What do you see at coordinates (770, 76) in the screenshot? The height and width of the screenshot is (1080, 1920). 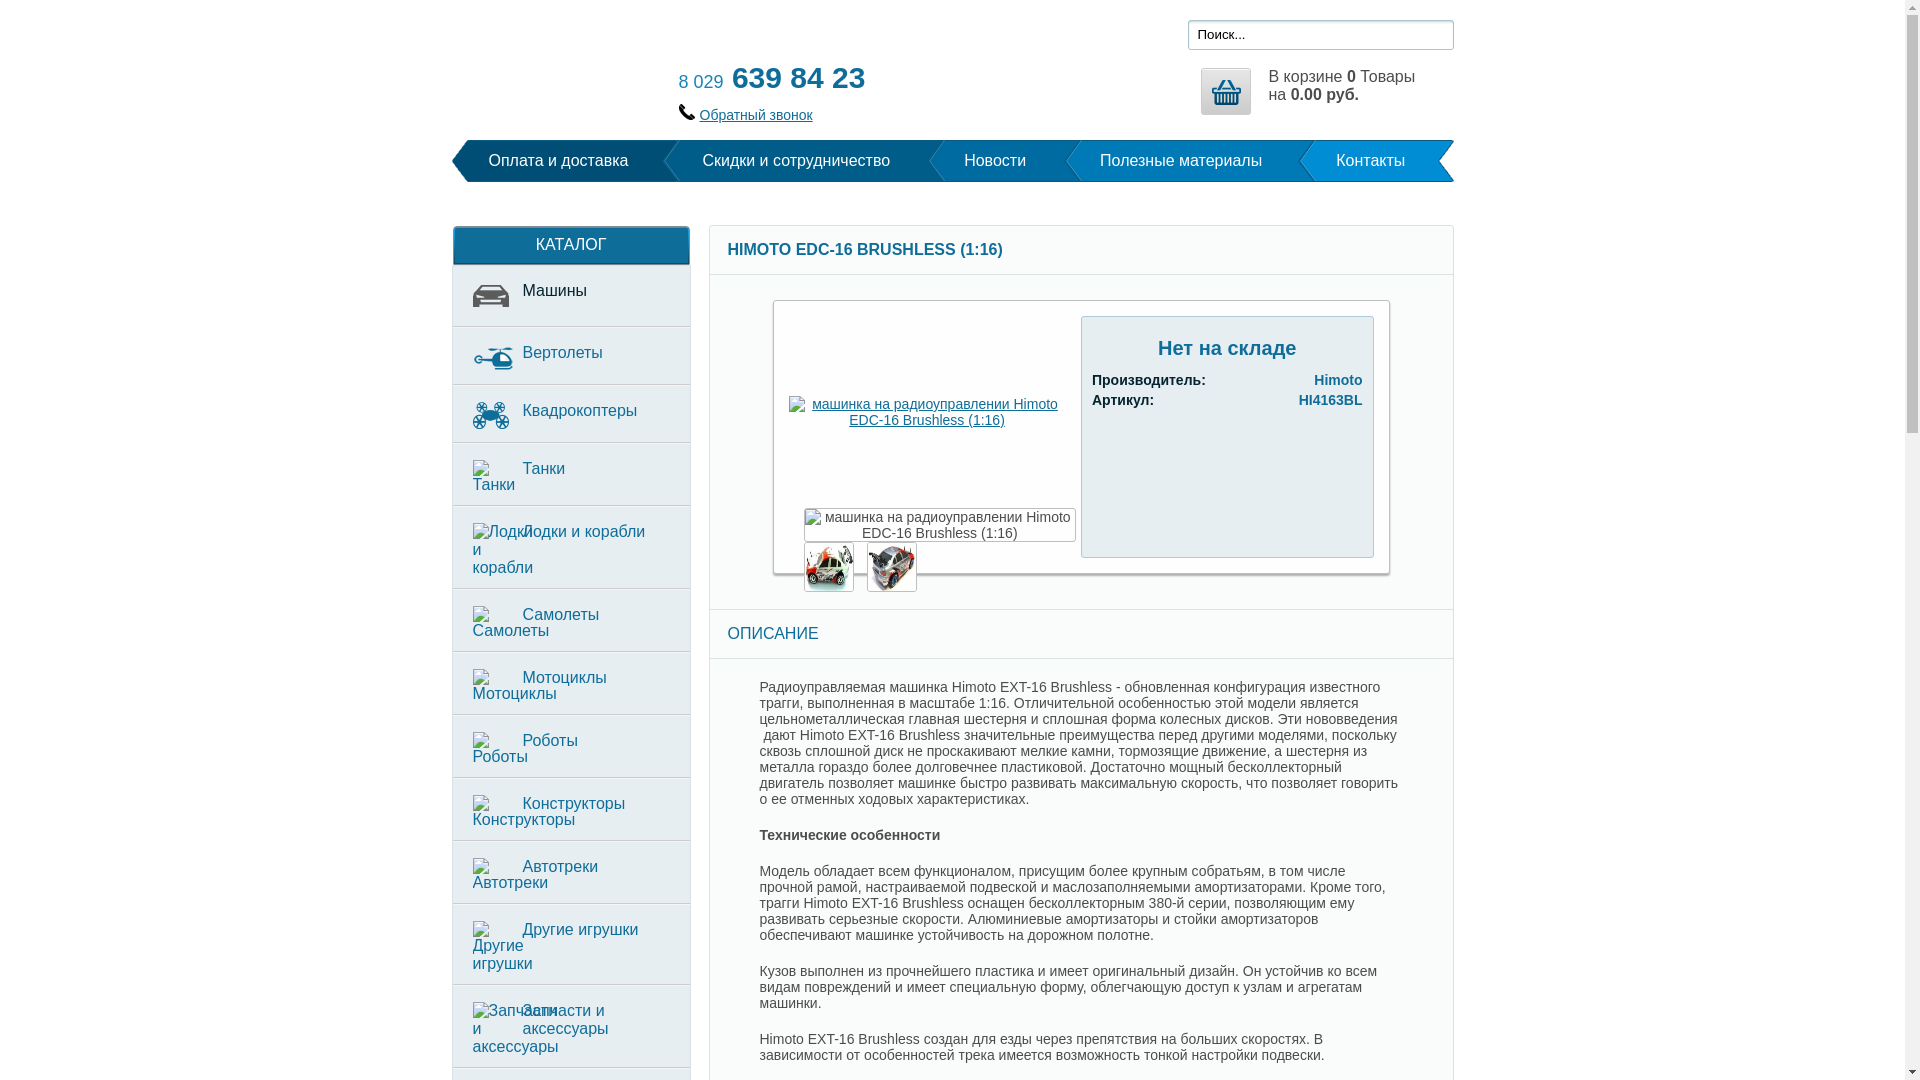 I see `'8 029 639 84 23'` at bounding box center [770, 76].